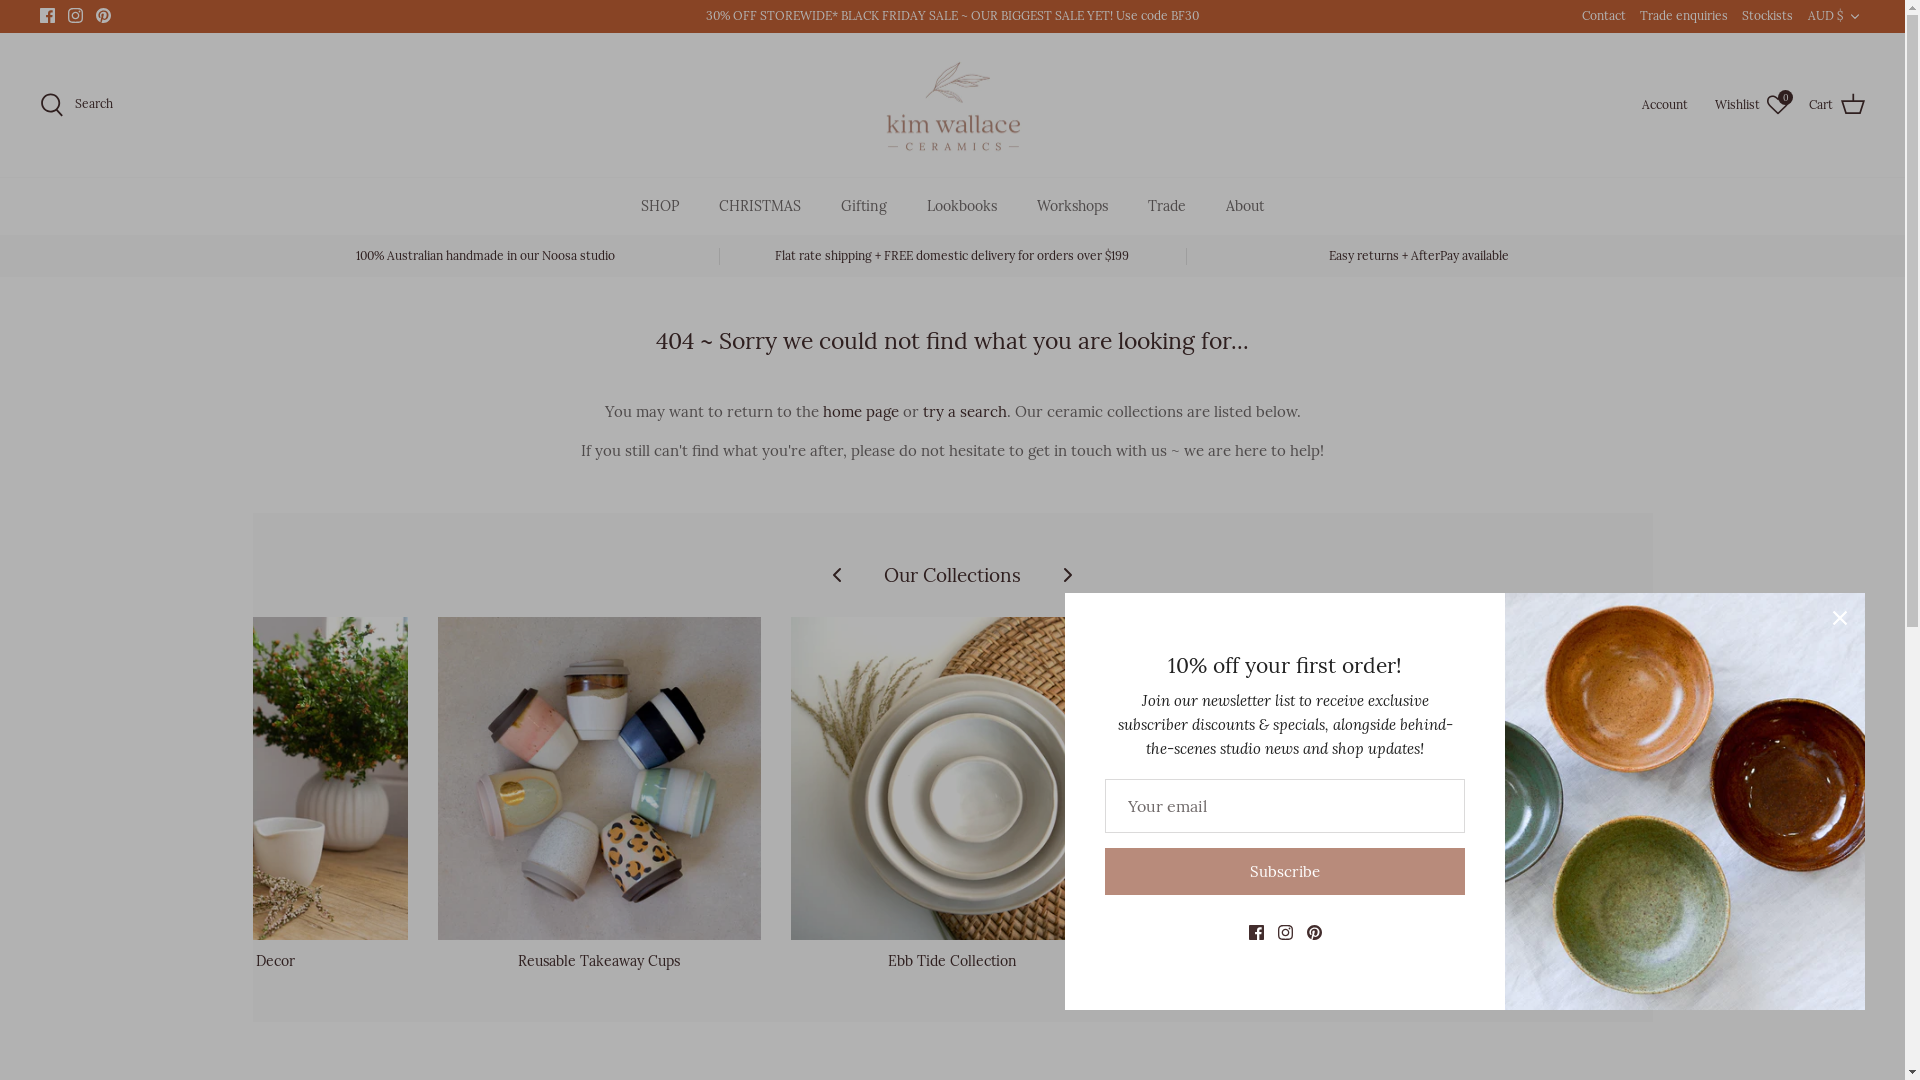 The width and height of the screenshot is (1920, 1080). What do you see at coordinates (864, 206) in the screenshot?
I see `'Gifting'` at bounding box center [864, 206].